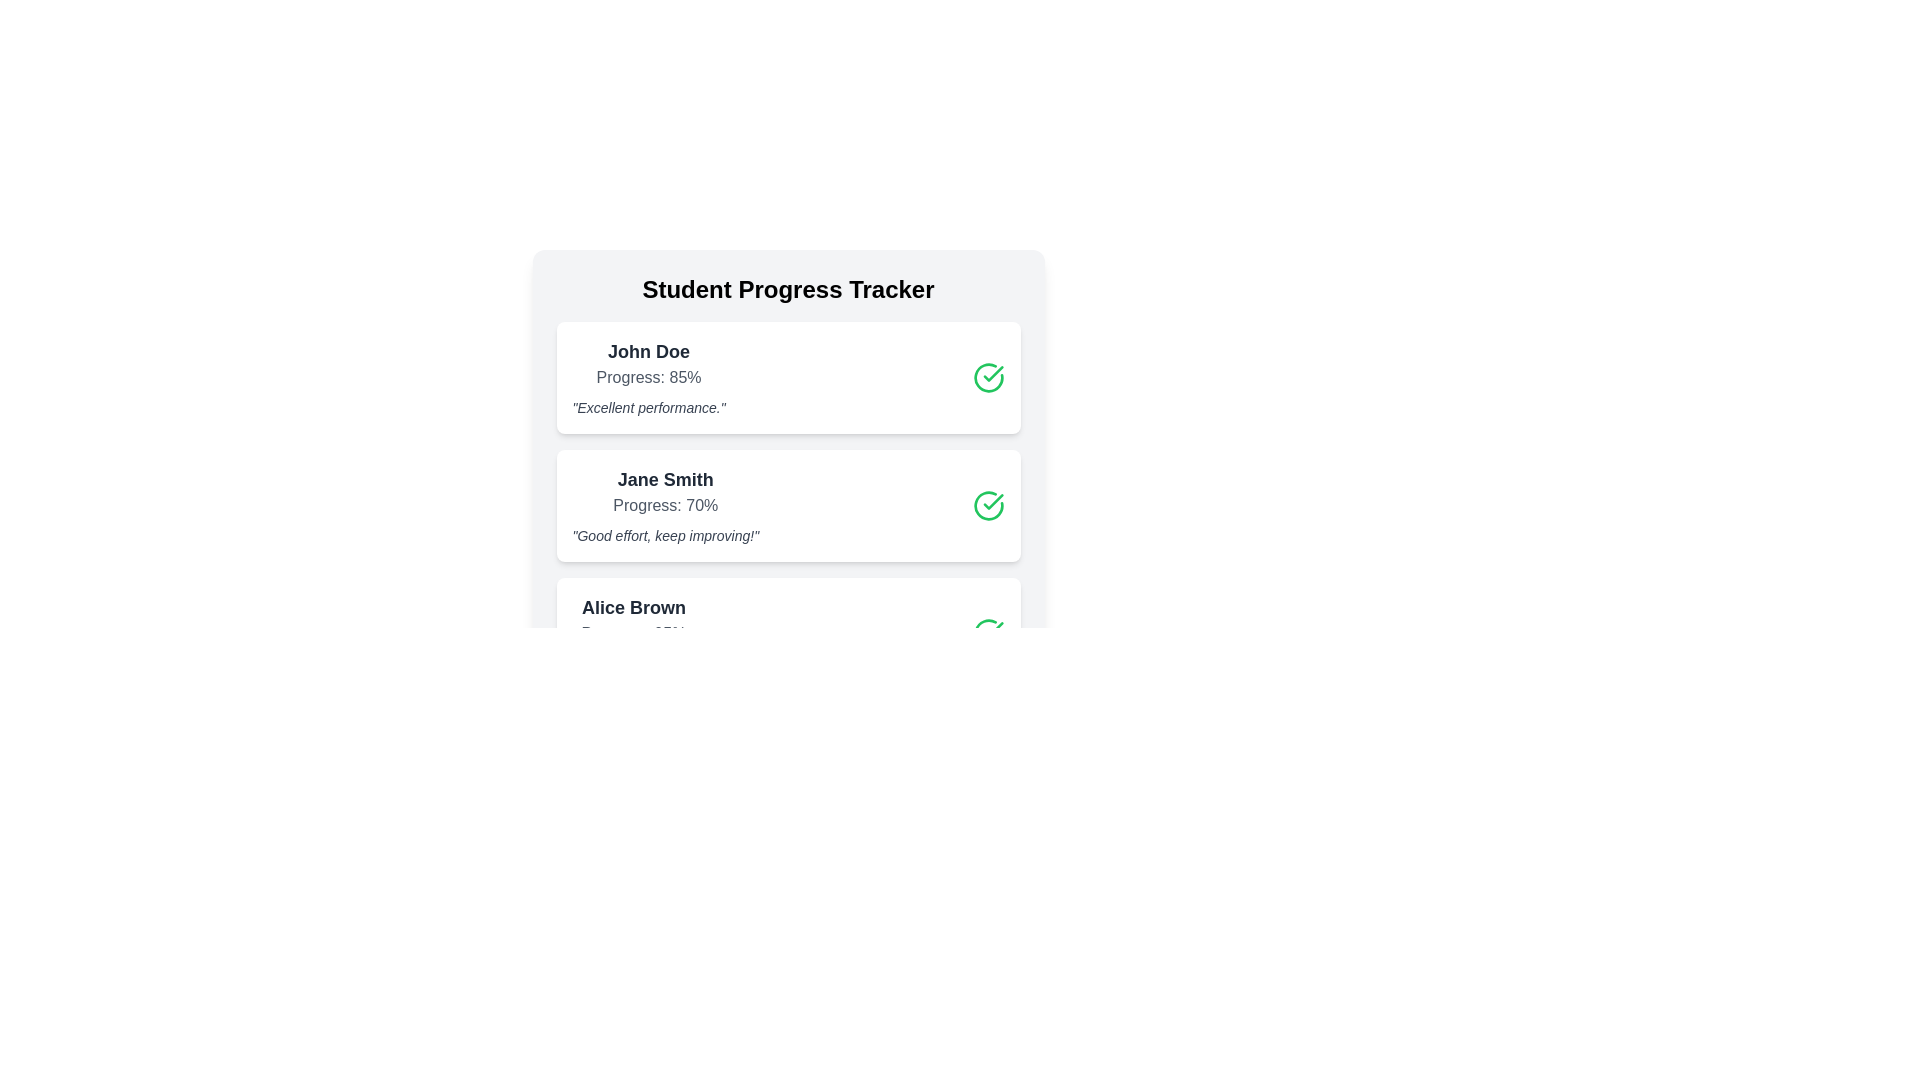 This screenshot has width=1920, height=1080. Describe the element at coordinates (988, 504) in the screenshot. I see `the green check icon corresponding to Jane Smith` at that location.